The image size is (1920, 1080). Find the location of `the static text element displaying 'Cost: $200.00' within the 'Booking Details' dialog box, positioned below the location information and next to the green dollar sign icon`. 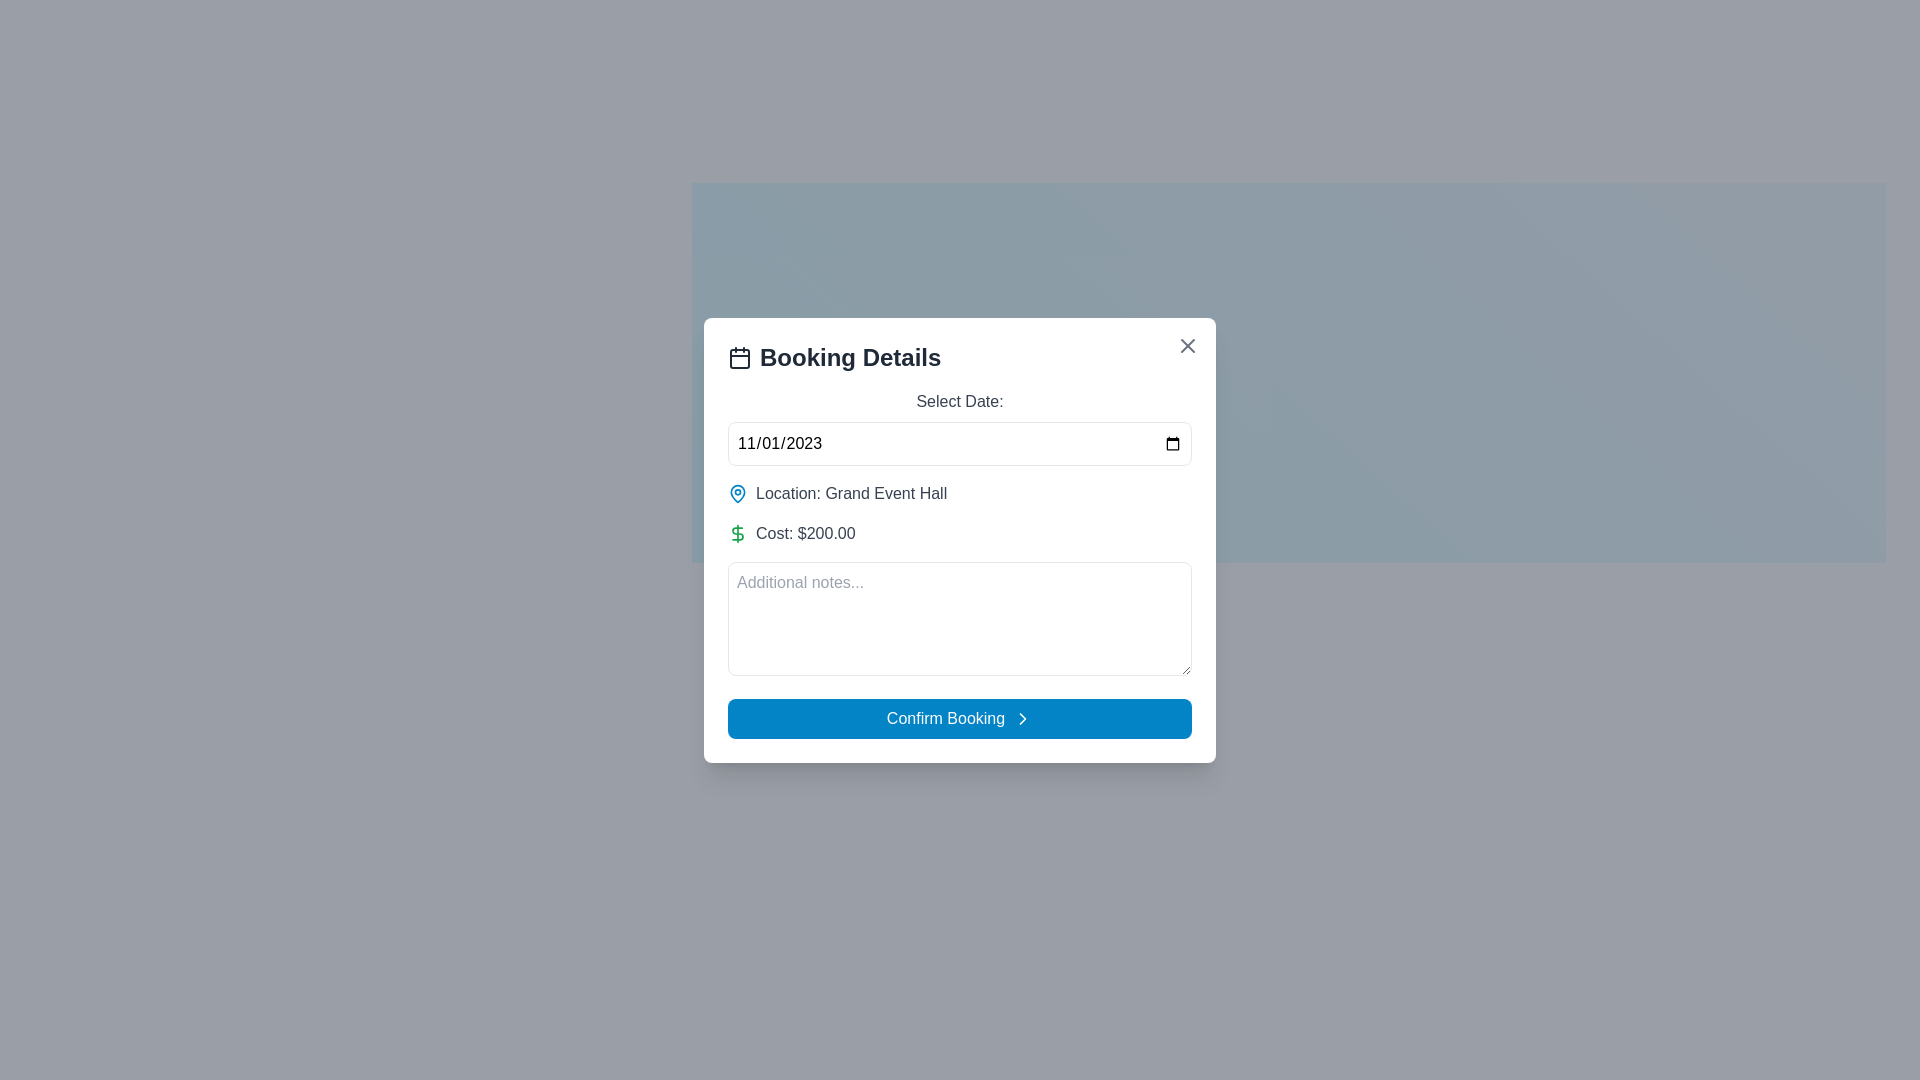

the static text element displaying 'Cost: $200.00' within the 'Booking Details' dialog box, positioned below the location information and next to the green dollar sign icon is located at coordinates (805, 532).